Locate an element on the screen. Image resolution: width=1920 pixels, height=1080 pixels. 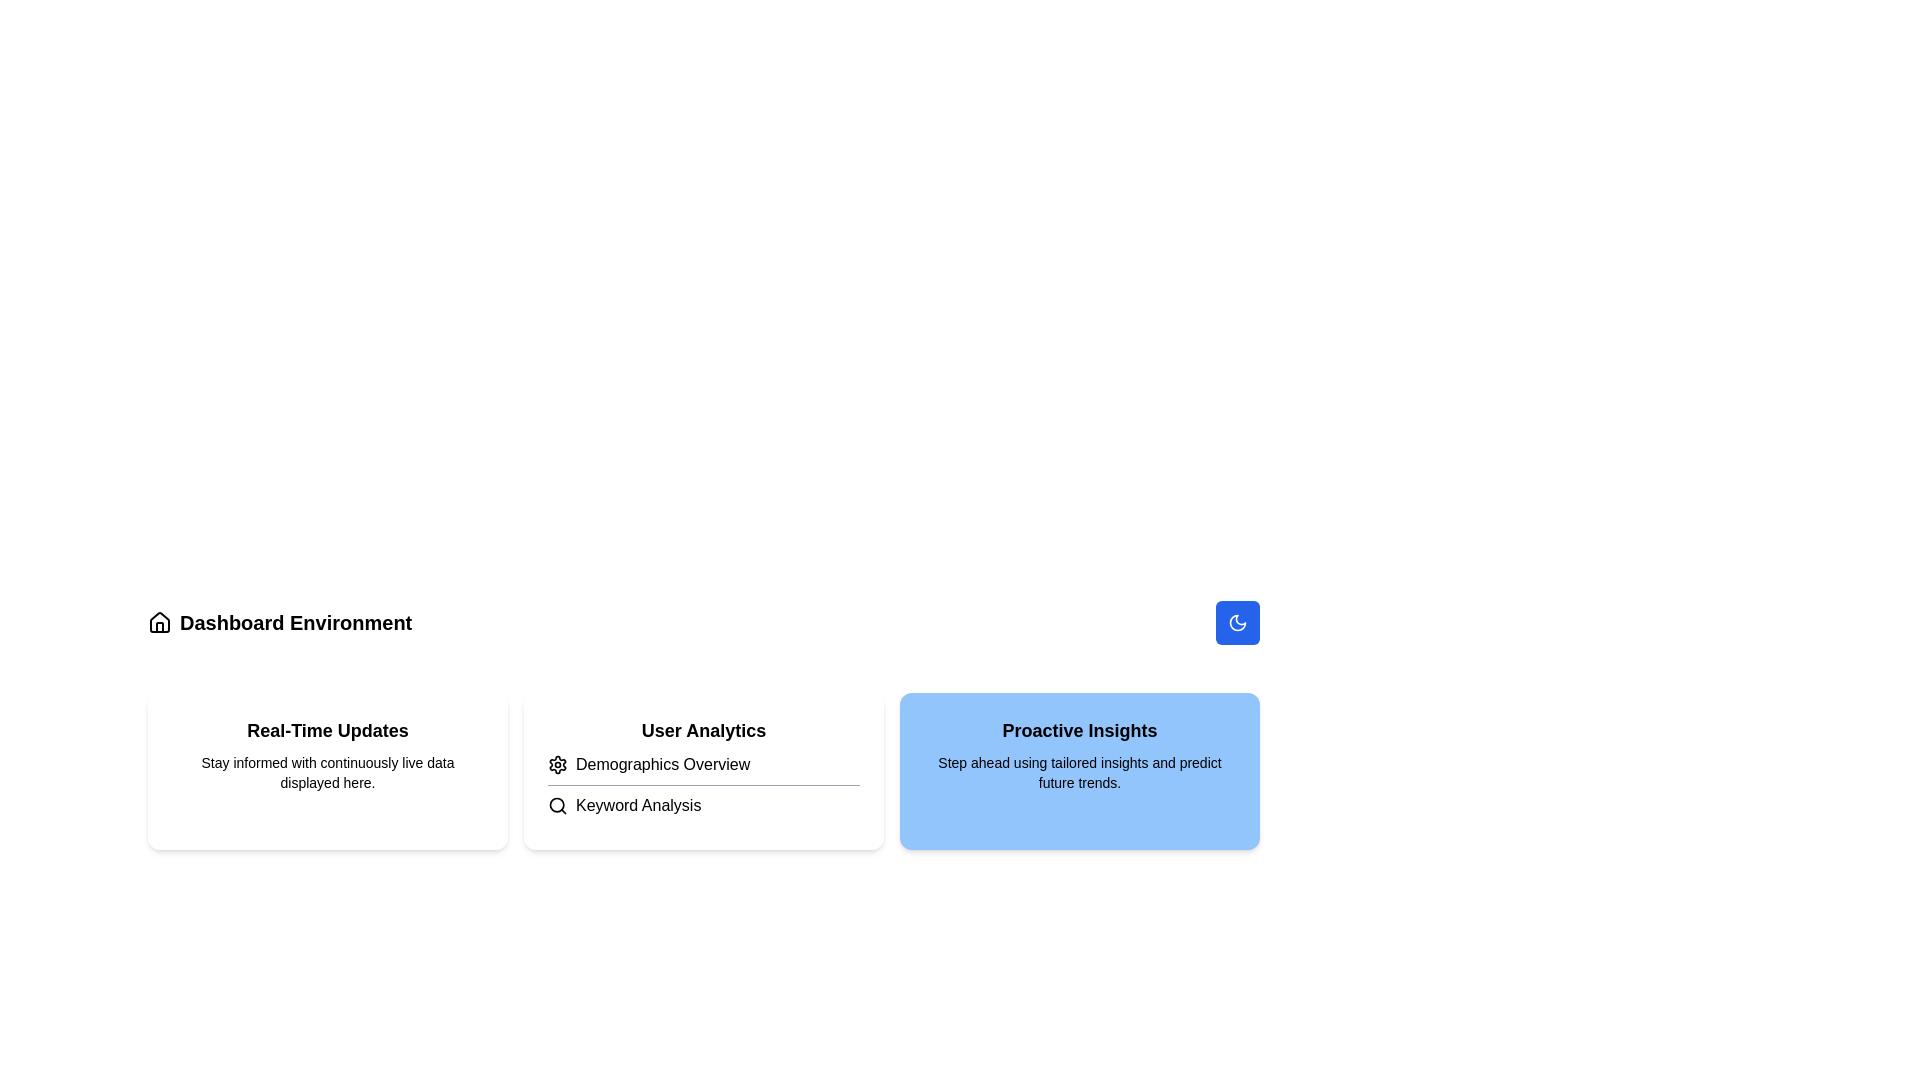
the settings icon located in the top-right section of the 'User Analytics' card is located at coordinates (557, 764).